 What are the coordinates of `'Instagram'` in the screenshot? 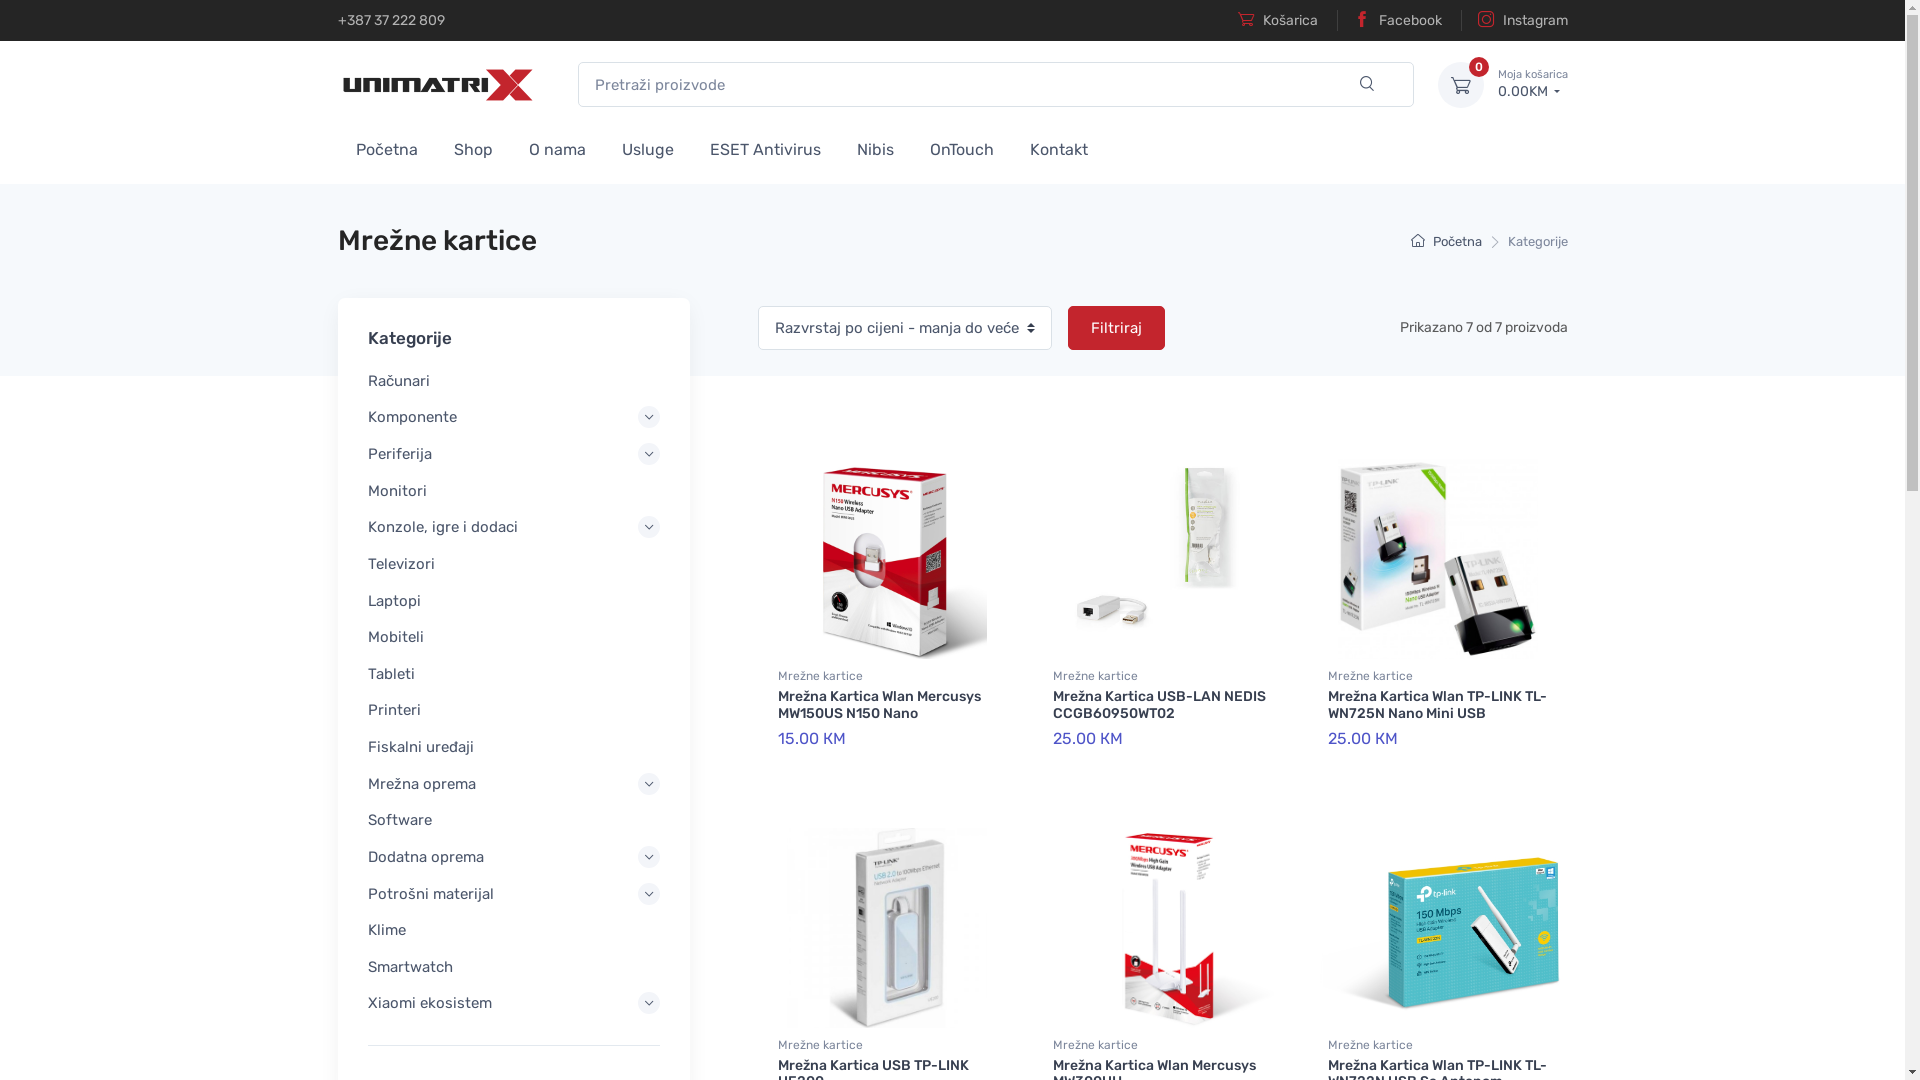 It's located at (1513, 20).